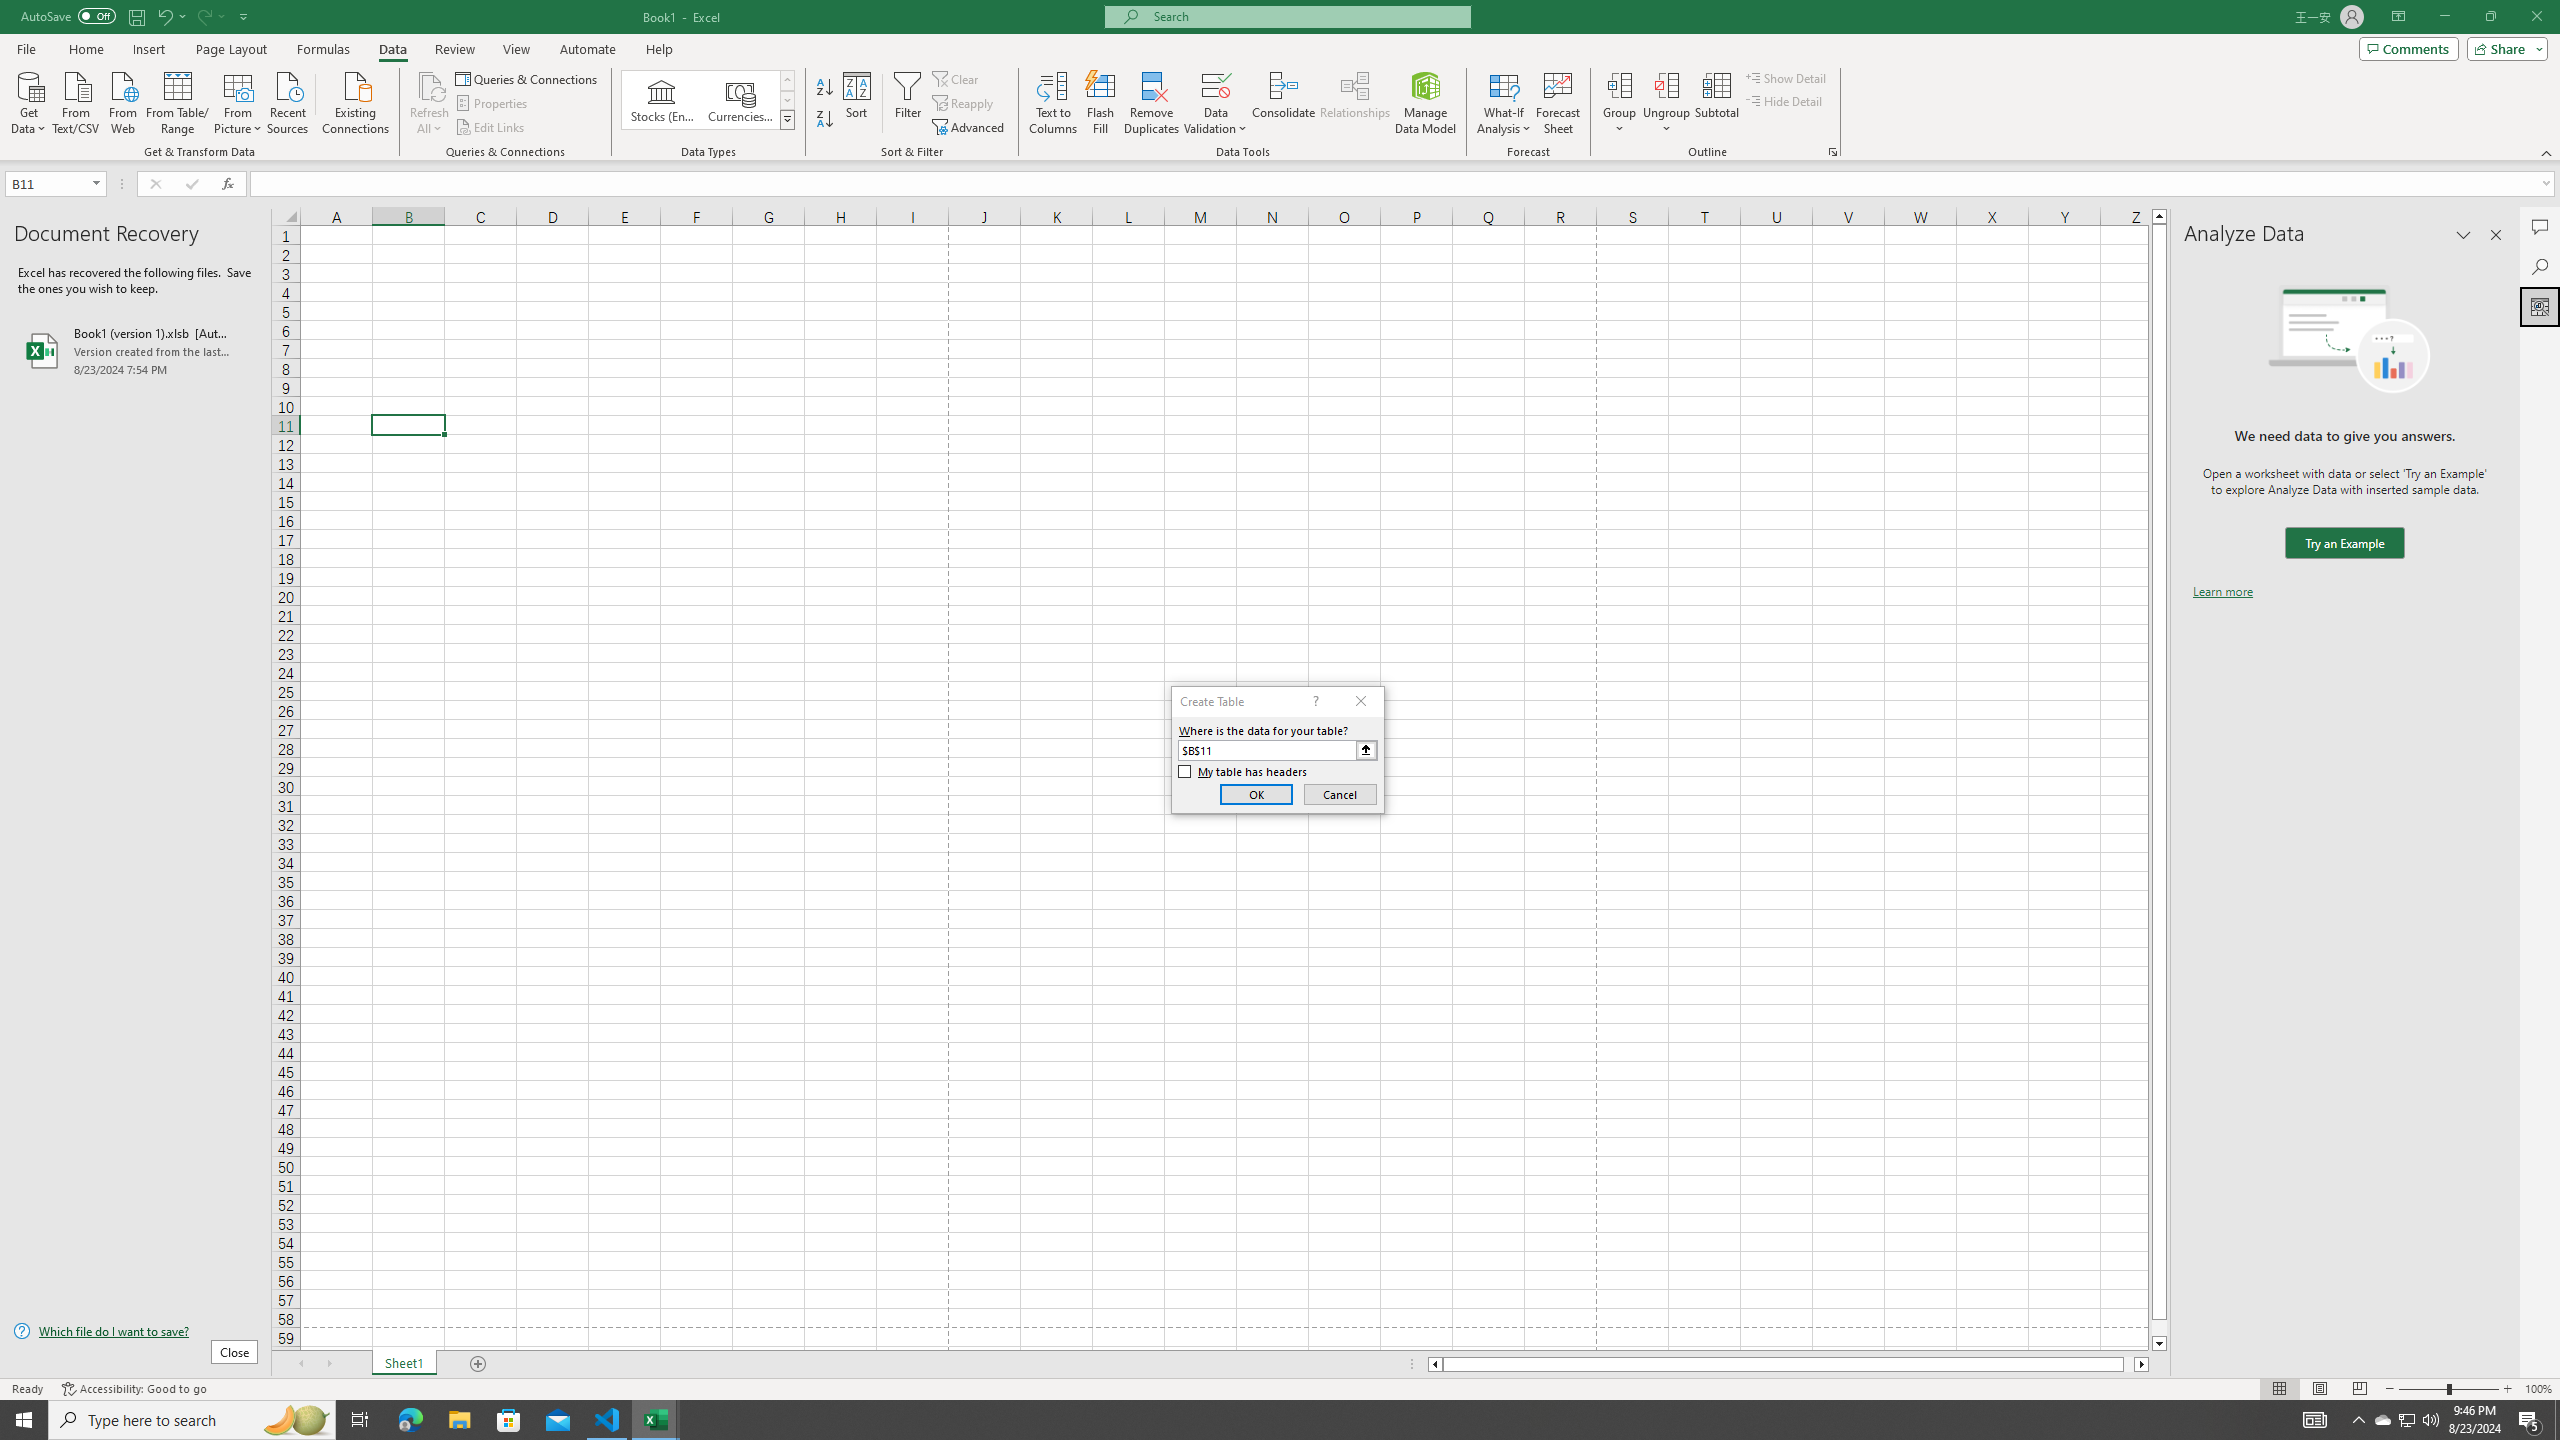 This screenshot has width=2560, height=1440. Describe the element at coordinates (69, 15) in the screenshot. I see `'AutoSave'` at that location.